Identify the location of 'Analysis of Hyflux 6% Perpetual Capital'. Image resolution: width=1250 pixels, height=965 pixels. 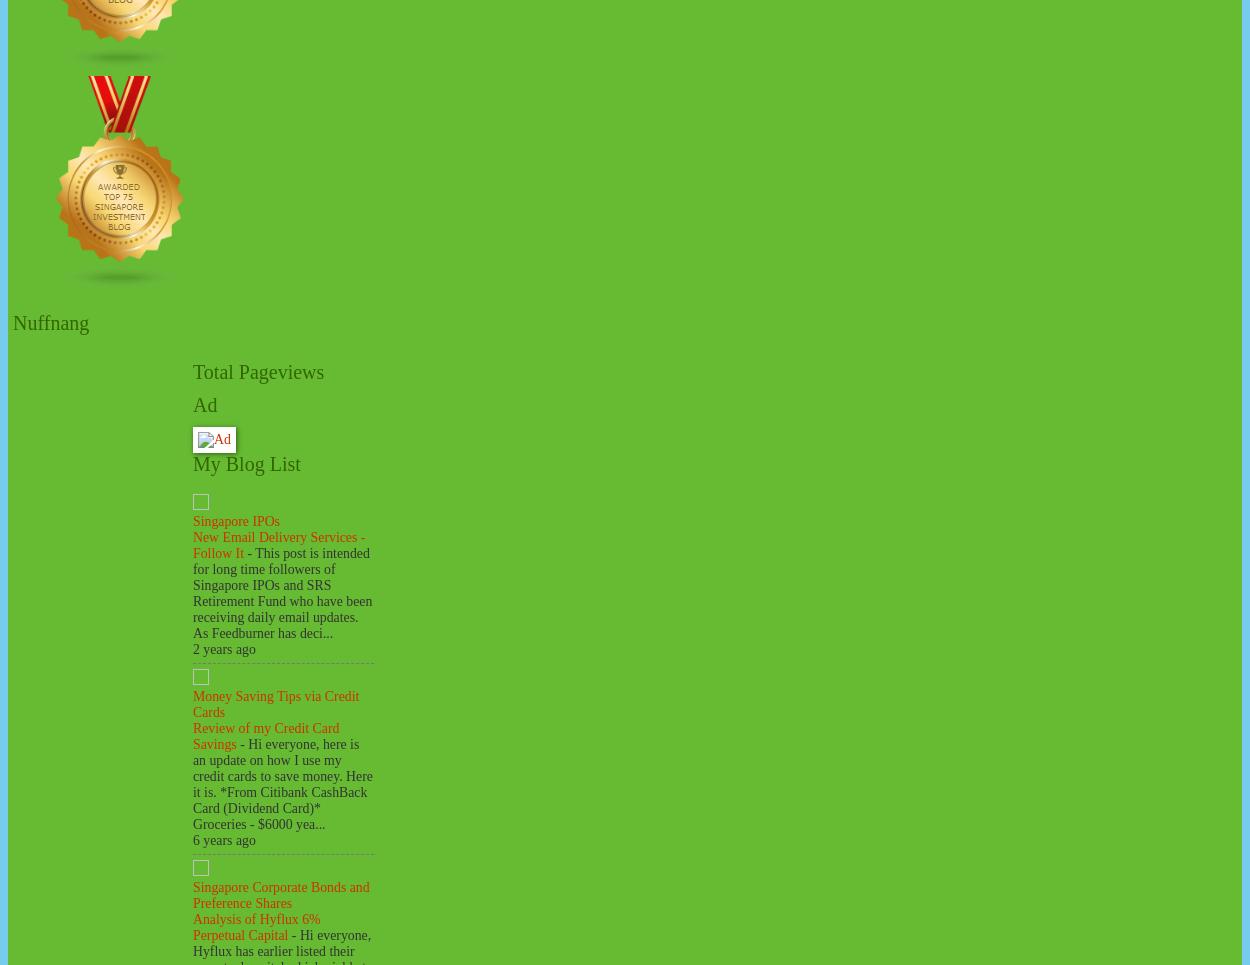
(256, 925).